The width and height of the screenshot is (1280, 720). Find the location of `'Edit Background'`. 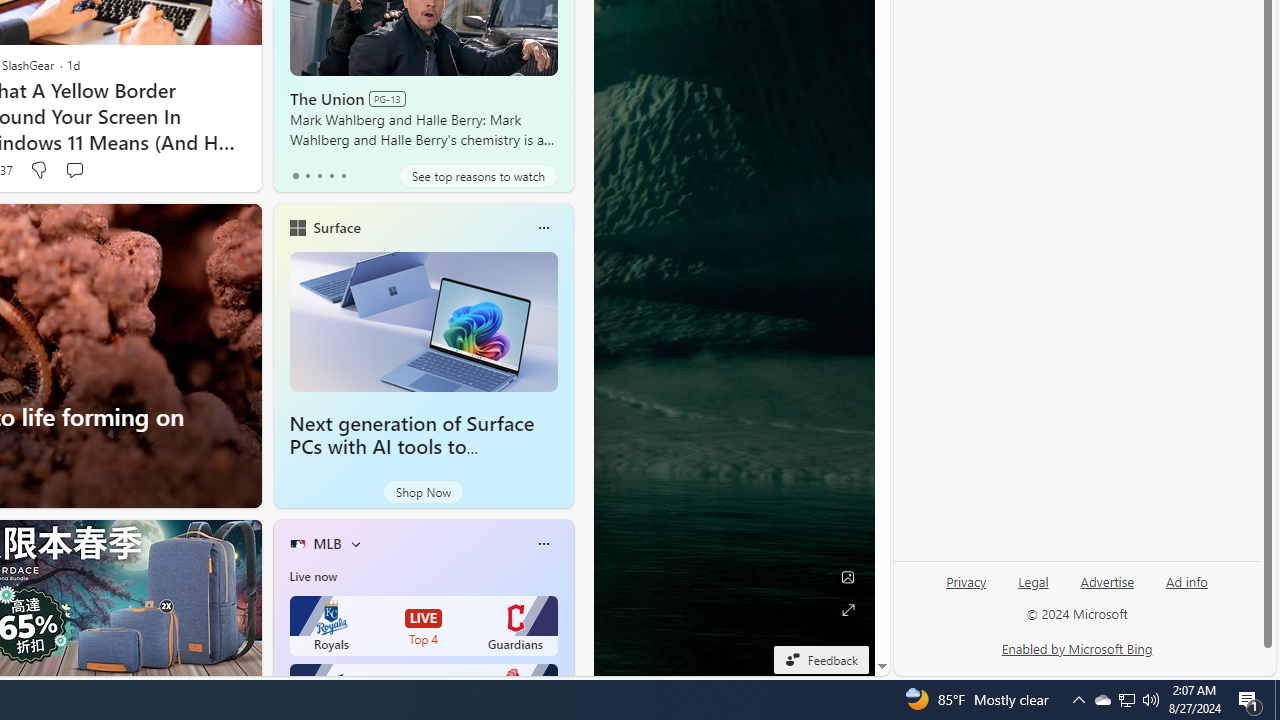

'Edit Background' is located at coordinates (848, 577).